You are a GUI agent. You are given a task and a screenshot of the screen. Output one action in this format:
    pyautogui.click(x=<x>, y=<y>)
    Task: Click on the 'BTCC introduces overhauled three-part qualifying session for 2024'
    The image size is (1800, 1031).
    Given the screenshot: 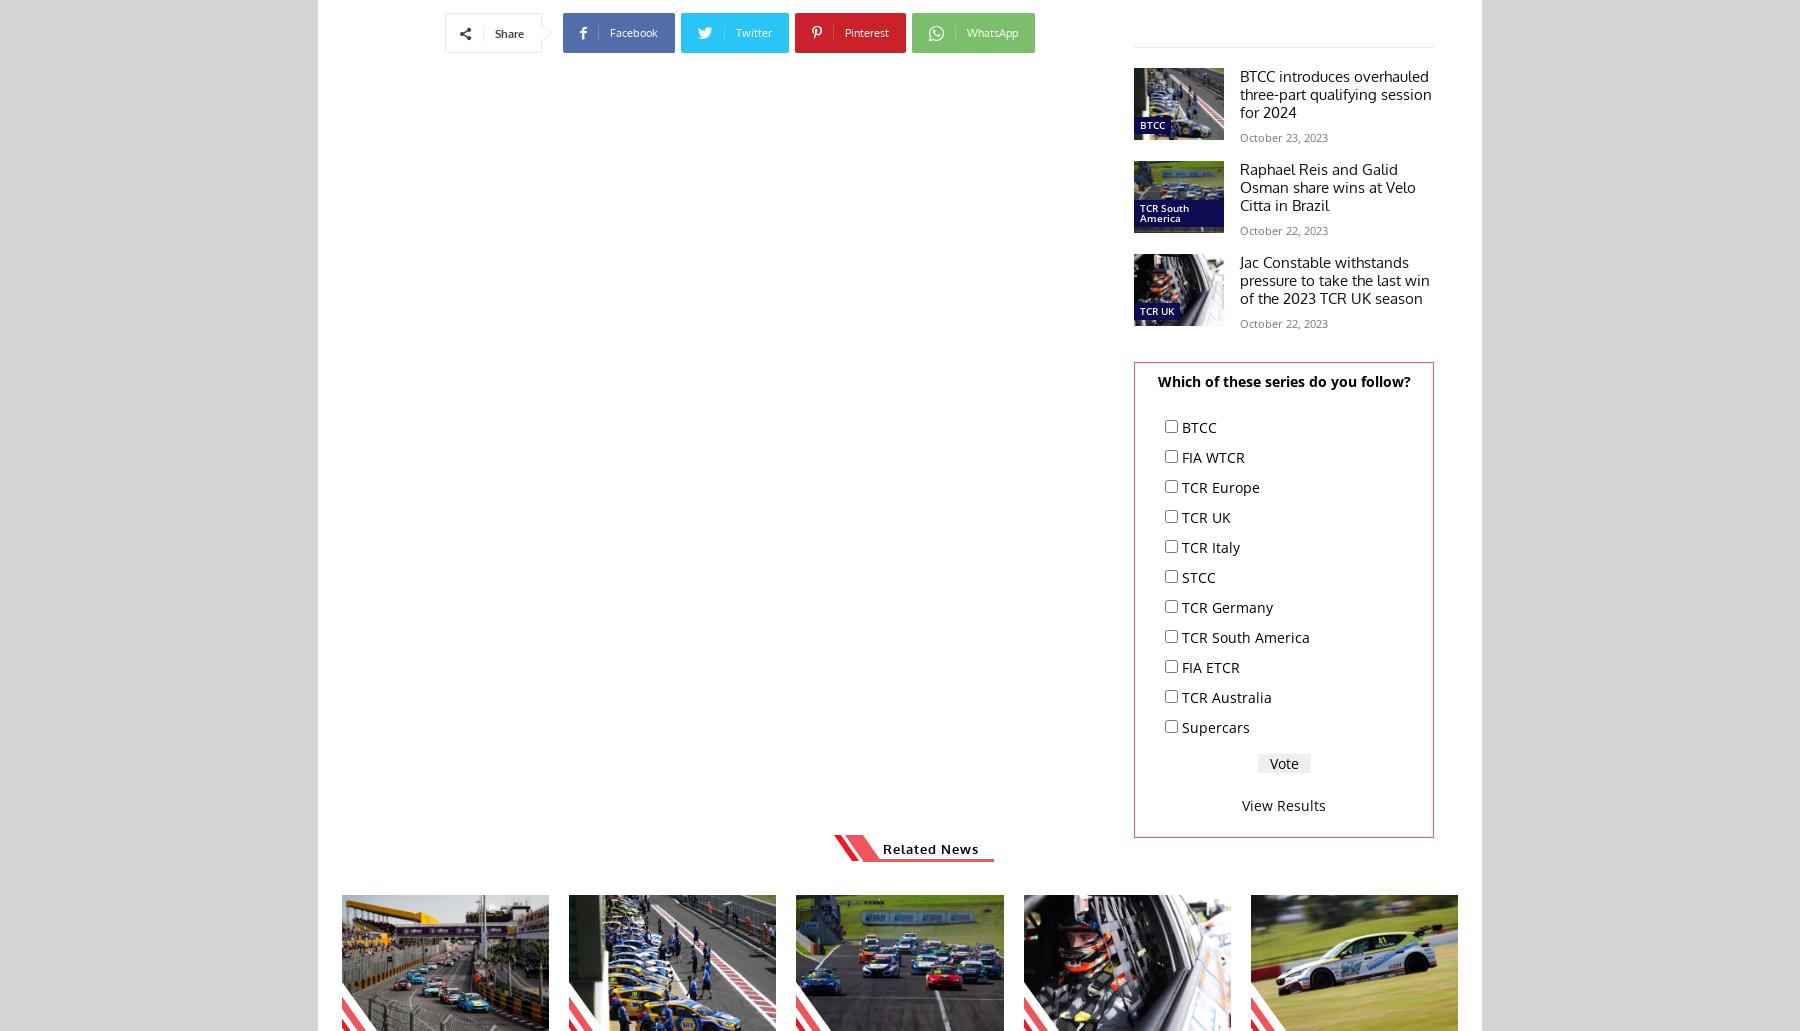 What is the action you would take?
    pyautogui.click(x=1335, y=93)
    